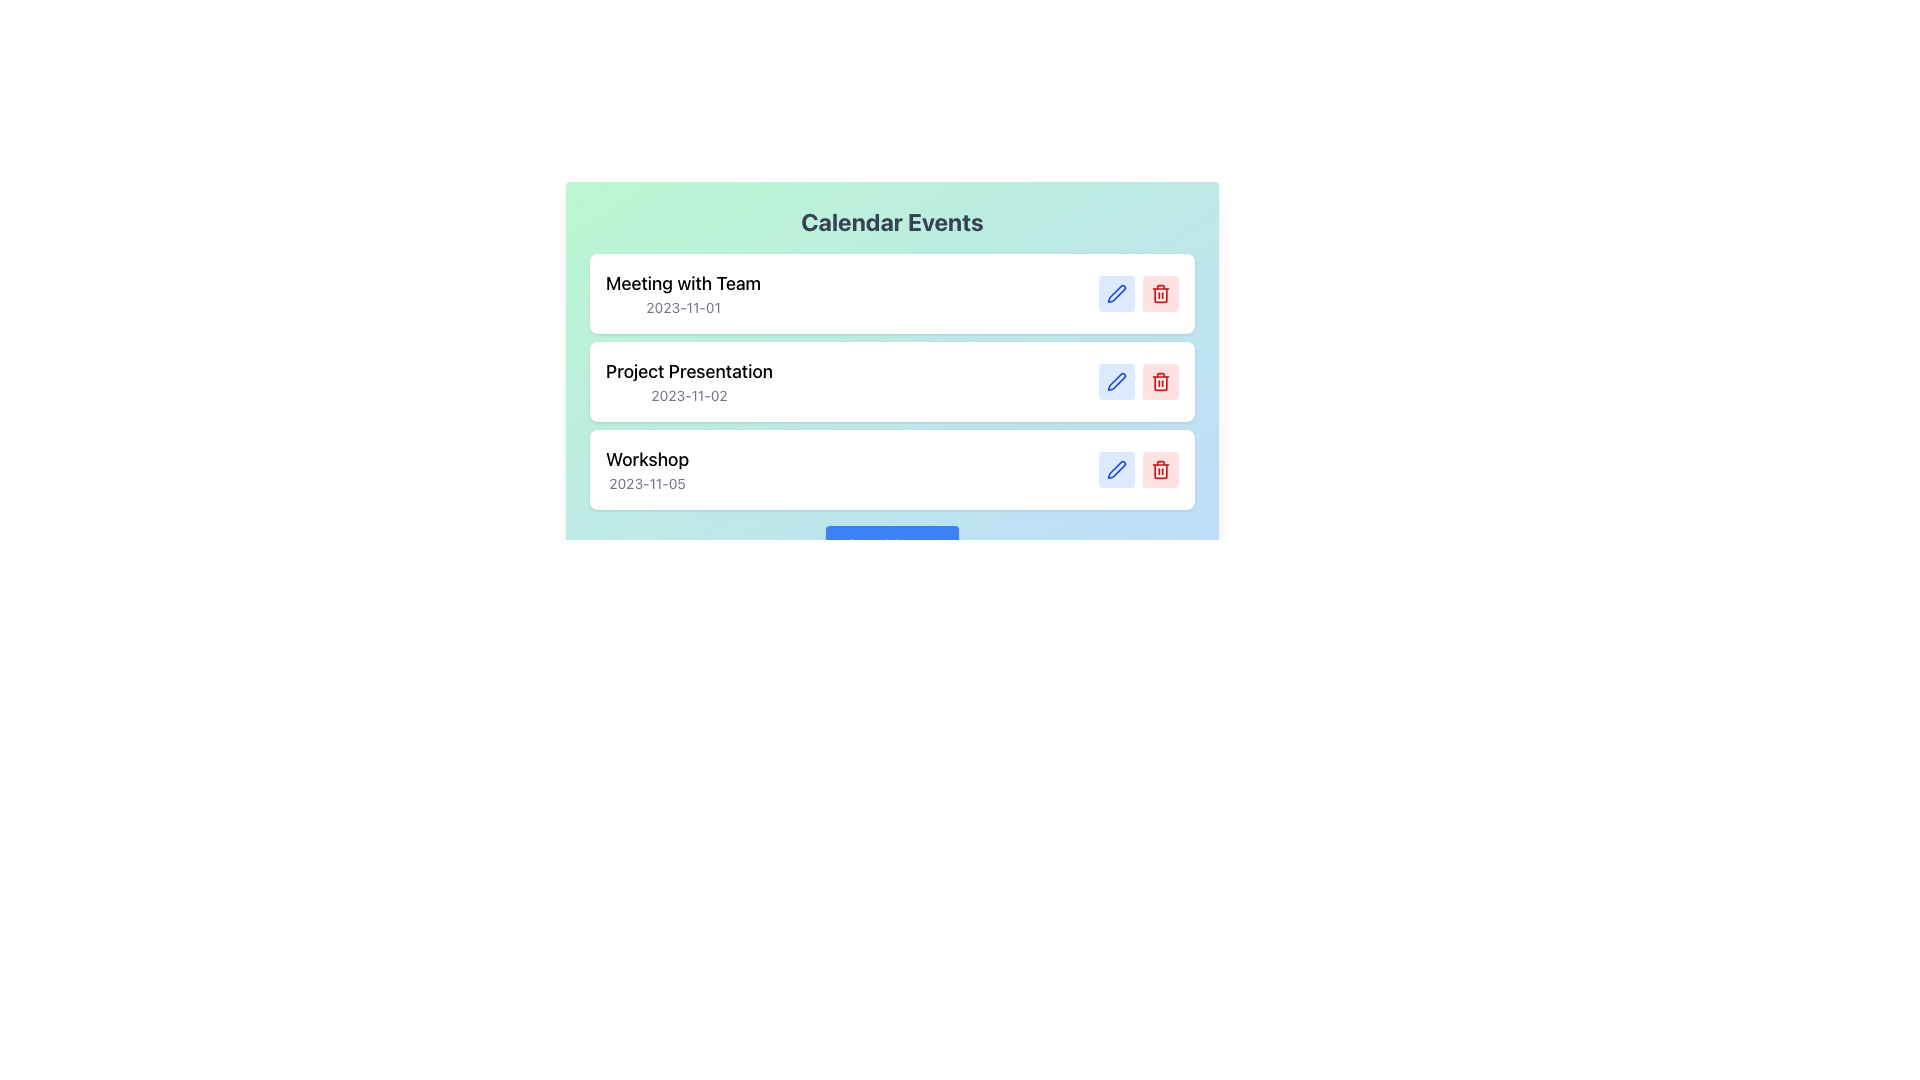  What do you see at coordinates (1161, 294) in the screenshot?
I see `the central portion of the trash bin icon, which is a curved rectangular shape with a red fill color, located at the last position in a list of event options` at bounding box center [1161, 294].